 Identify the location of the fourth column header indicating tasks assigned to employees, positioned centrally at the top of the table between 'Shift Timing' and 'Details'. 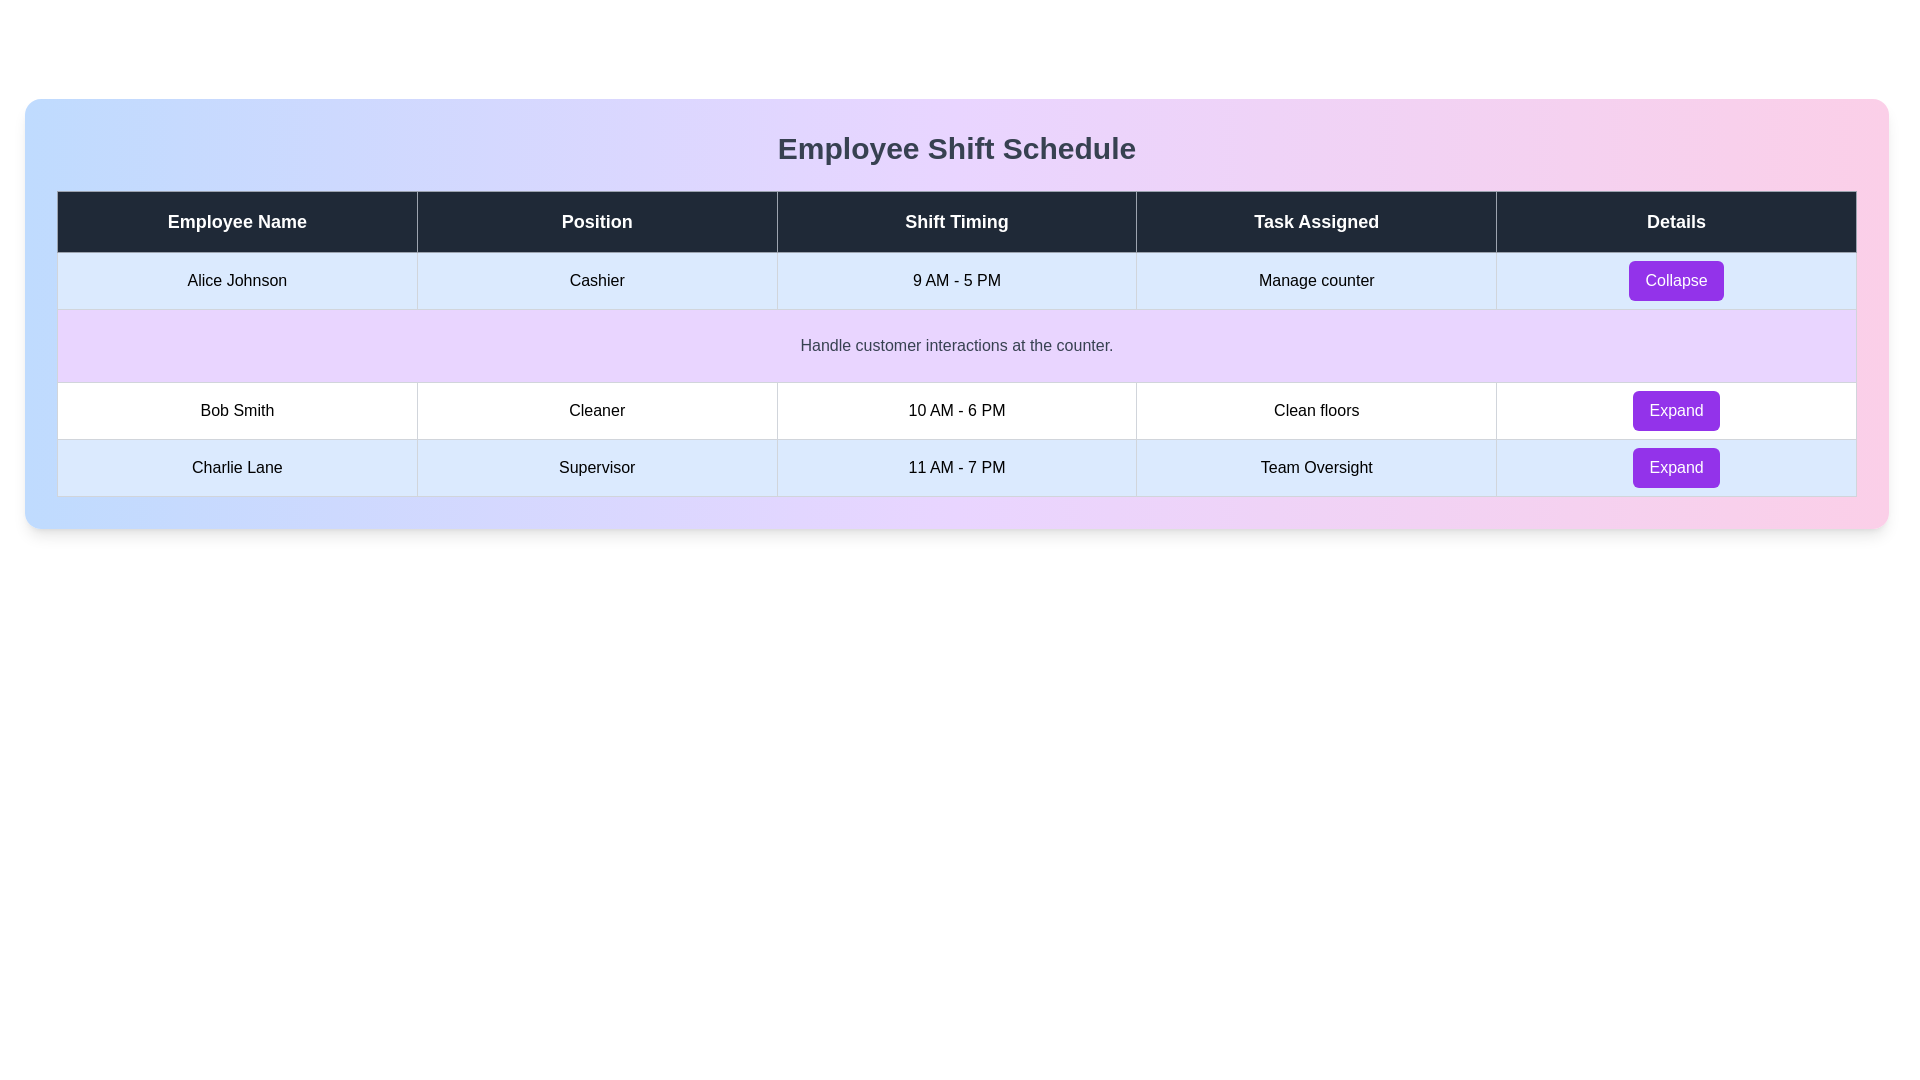
(1316, 222).